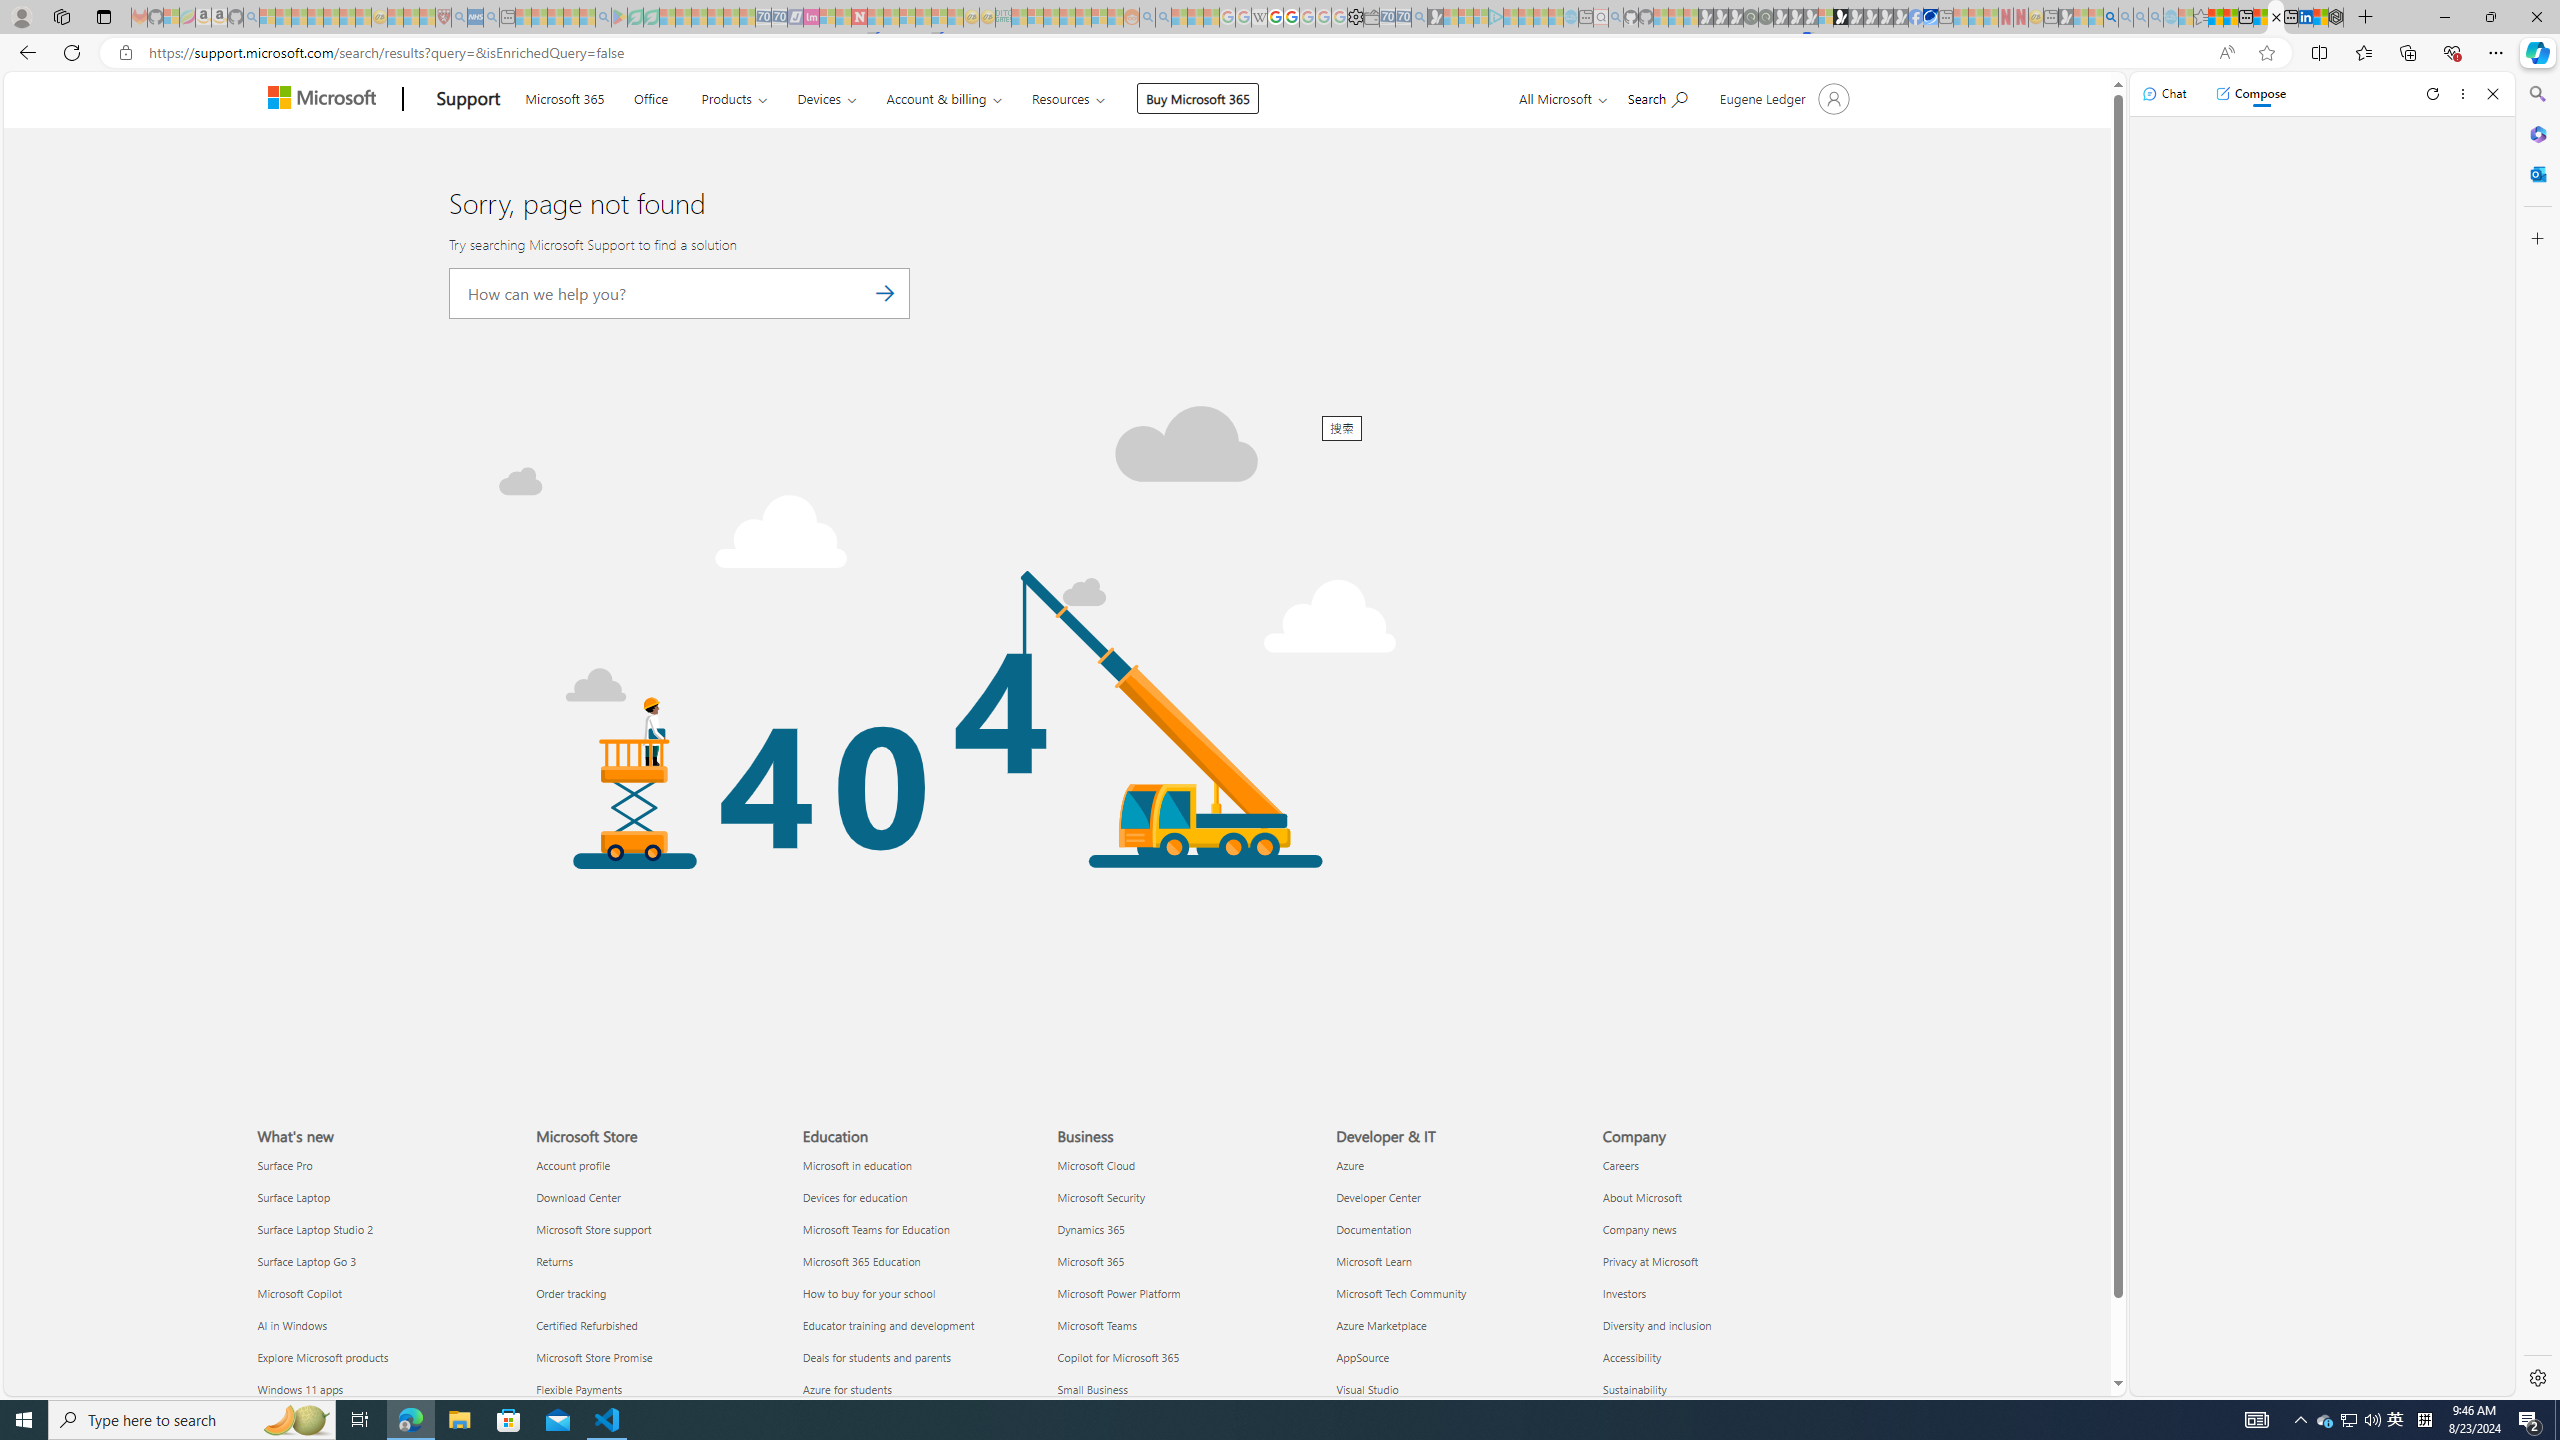  I want to click on 'Sustainability', so click(1724, 1387).